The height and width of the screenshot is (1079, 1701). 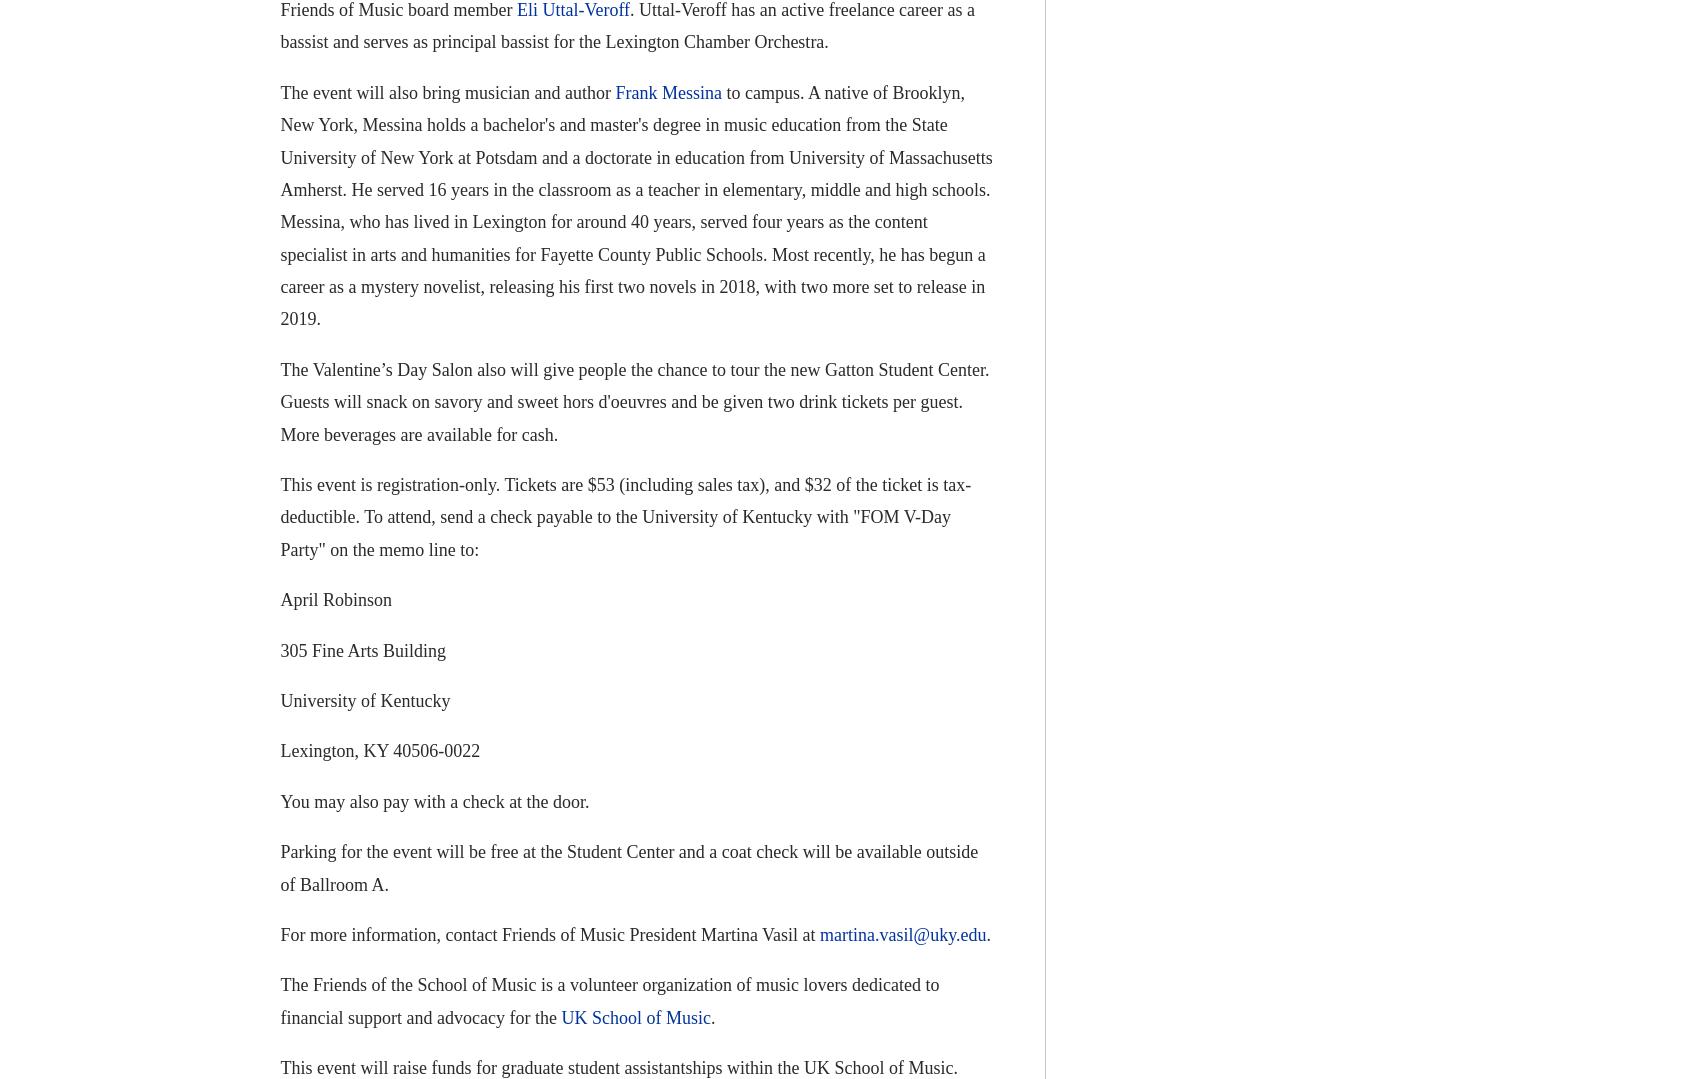 What do you see at coordinates (617, 1066) in the screenshot?
I see `'This event will raise funds for graduate student assistantships within the UK School of Music.'` at bounding box center [617, 1066].